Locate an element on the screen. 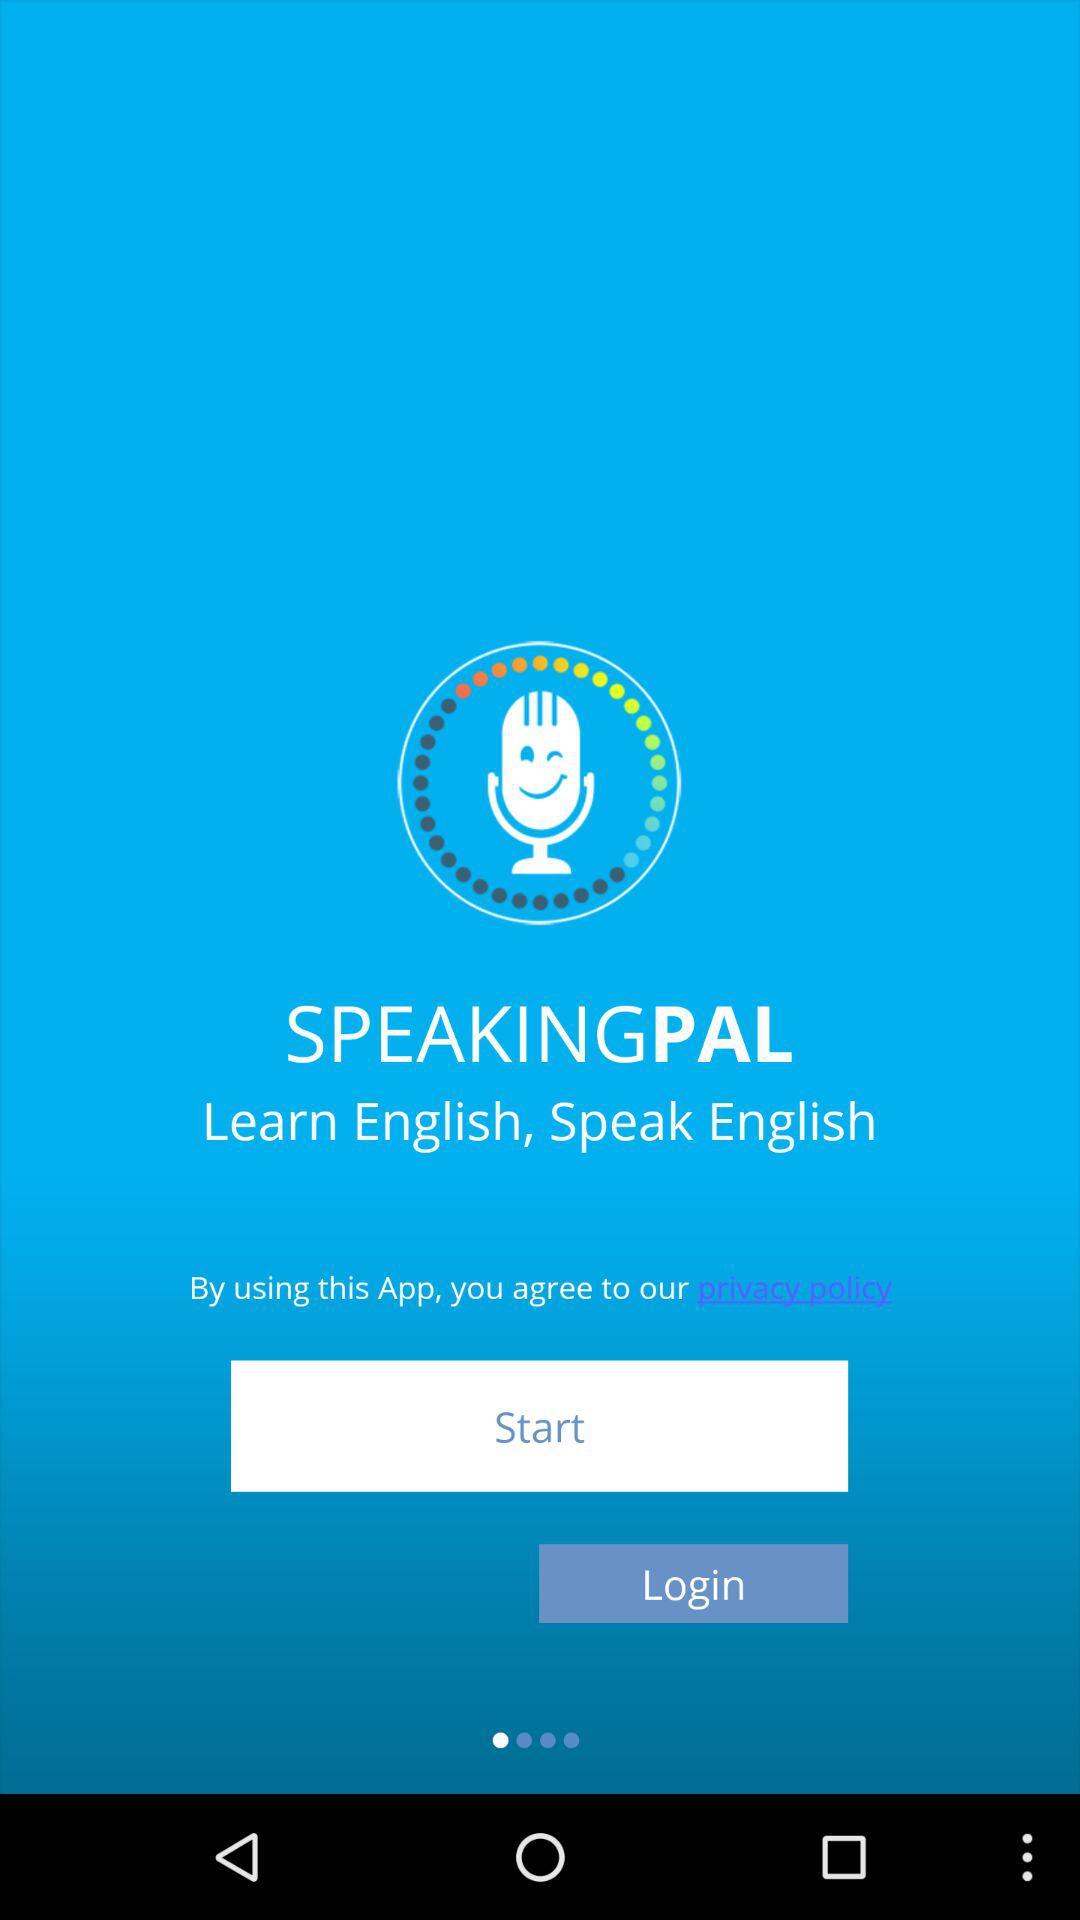 This screenshot has height=1920, width=1080. the by using this item is located at coordinates (540, 1254).